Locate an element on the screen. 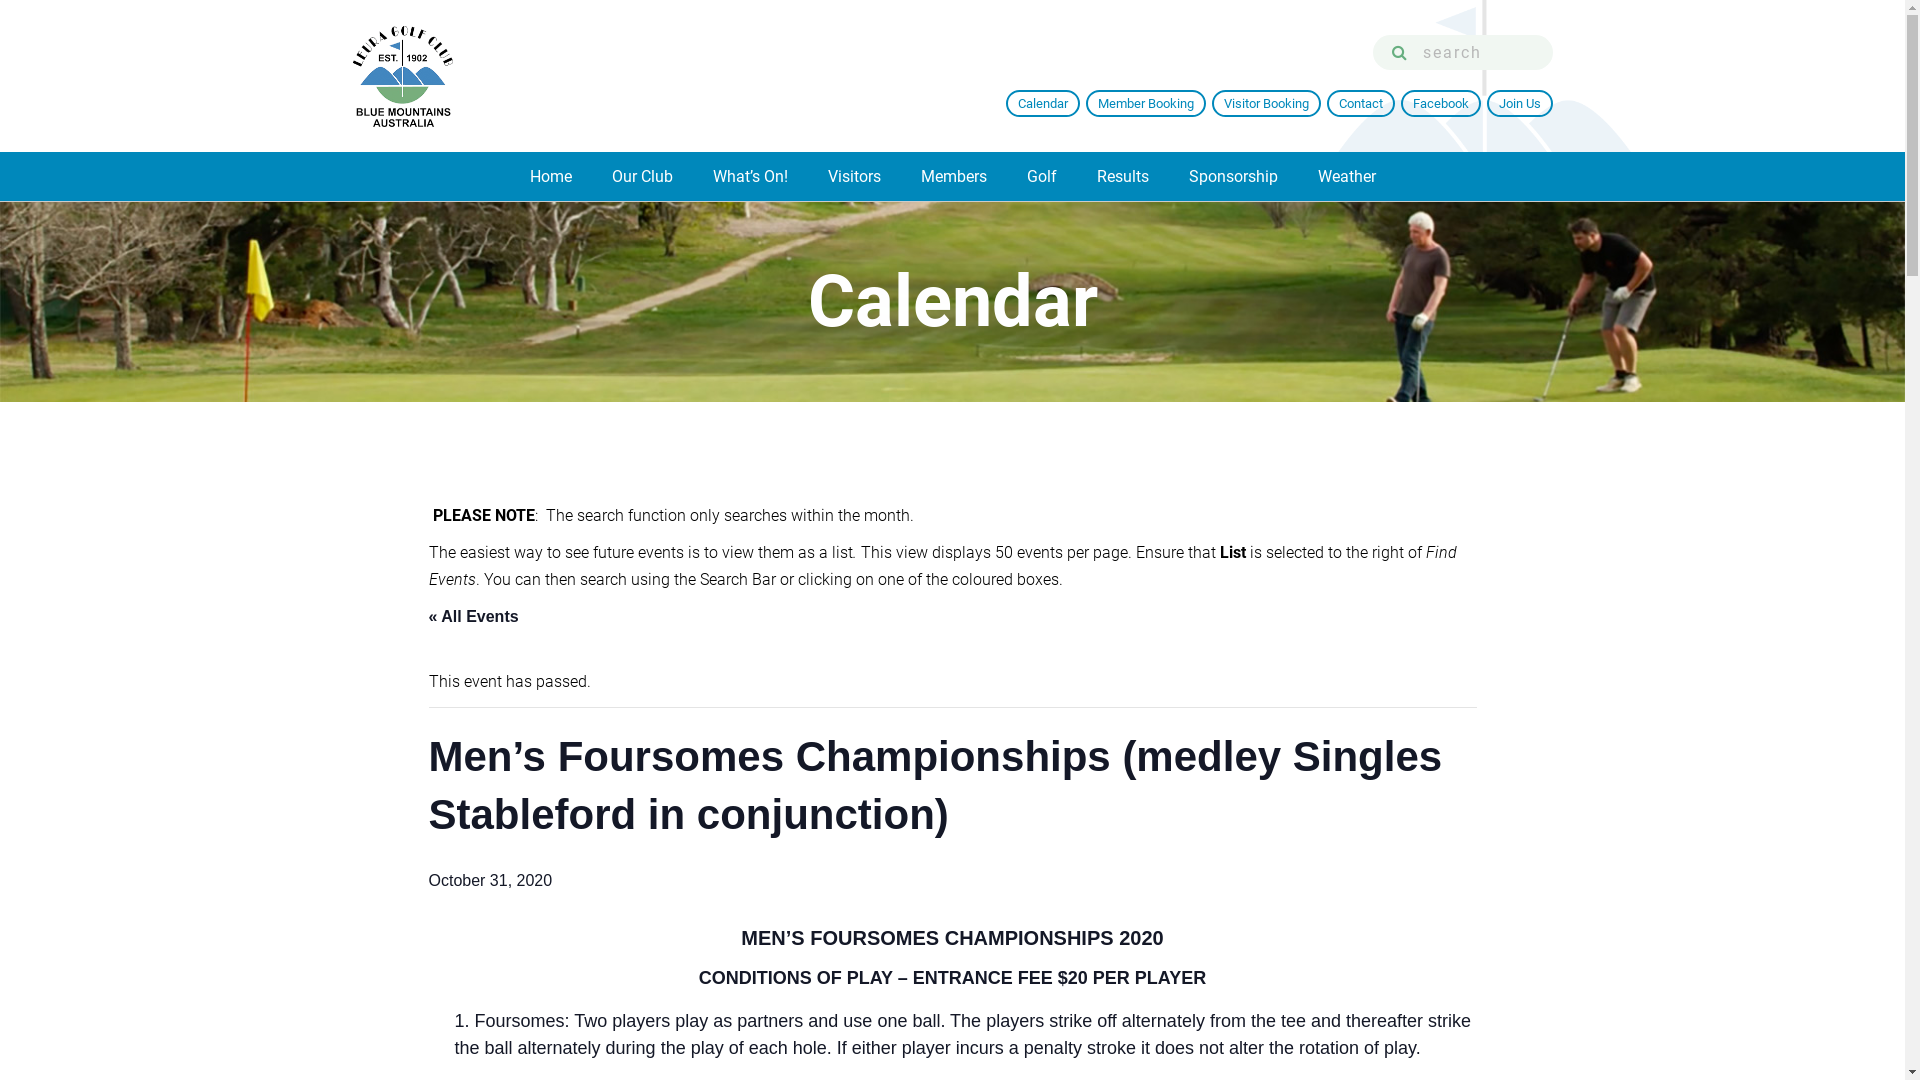 This screenshot has height=1080, width=1920. 'Contact' is located at coordinates (1359, 103).